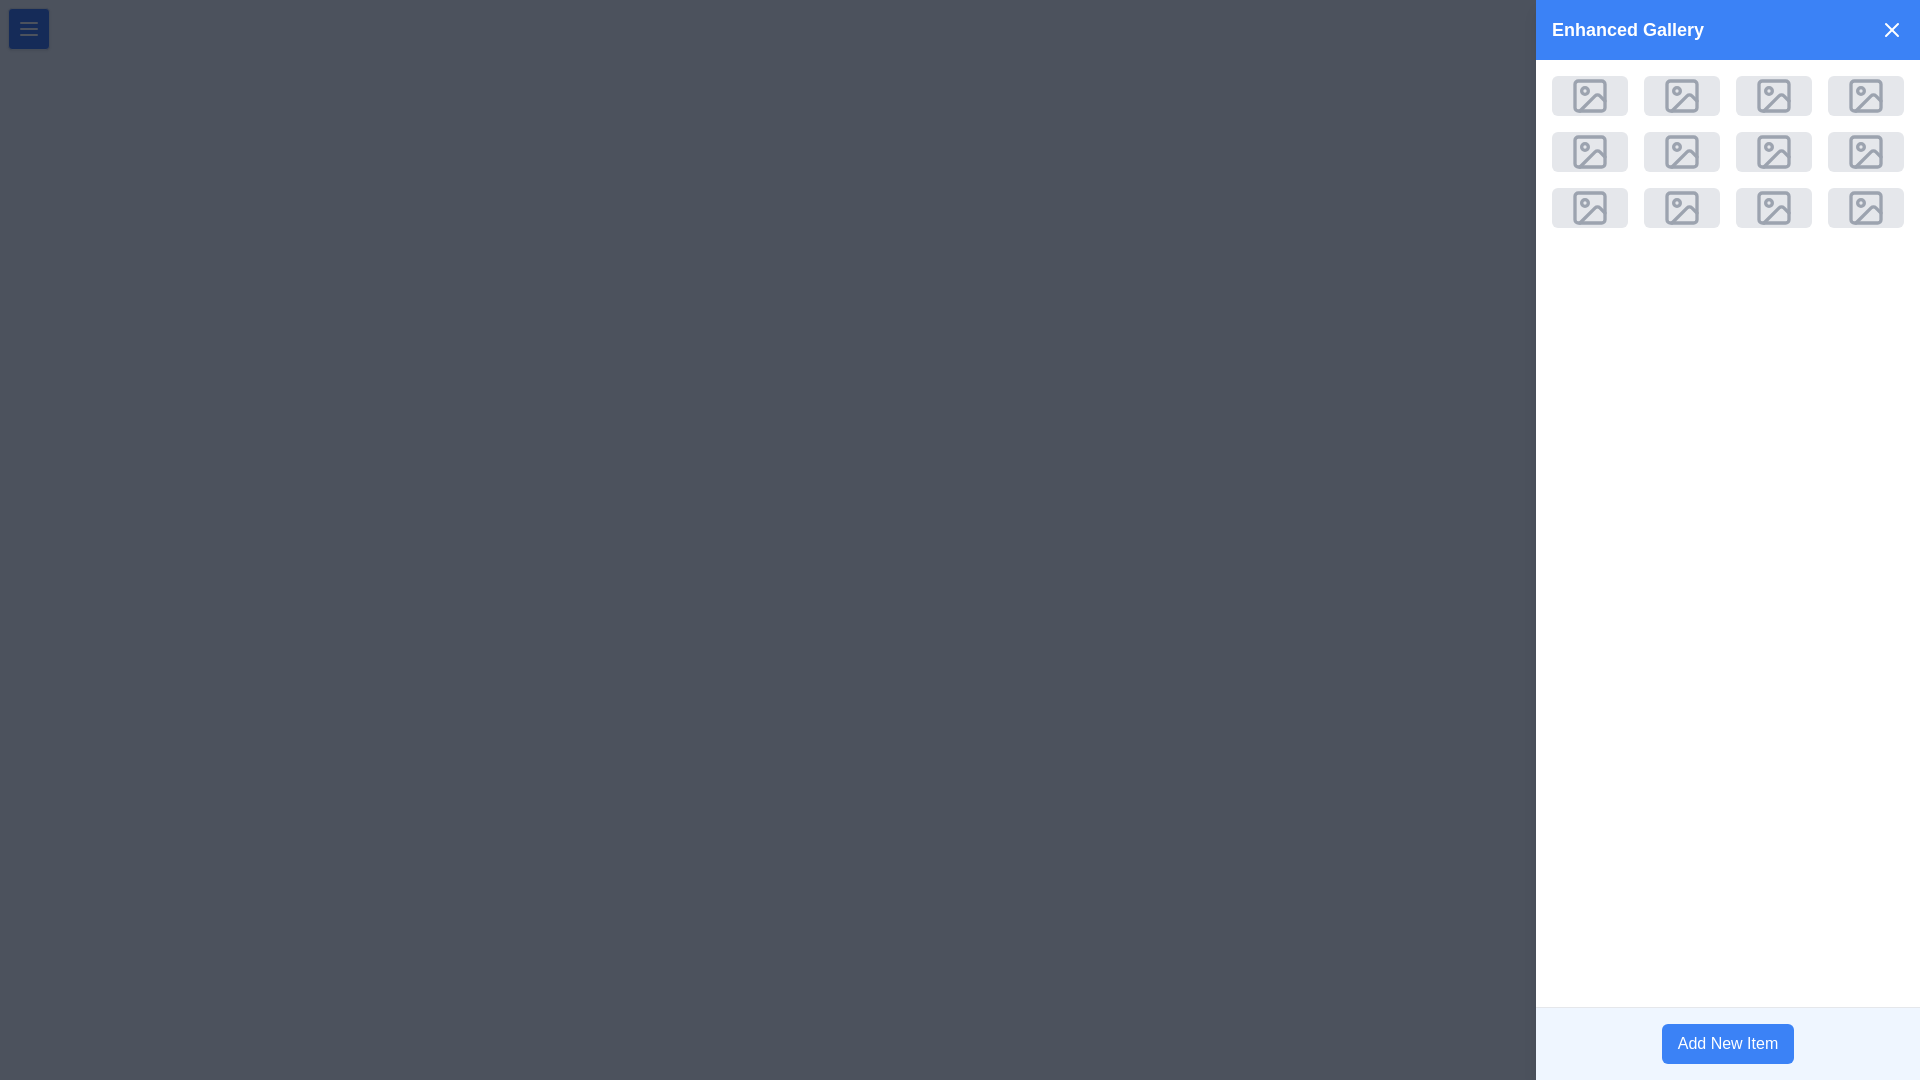  Describe the element at coordinates (1588, 96) in the screenshot. I see `the placeholder for an image in the top-left corner of the grid layout in the 'Enhanced Gallery' modal window` at that location.